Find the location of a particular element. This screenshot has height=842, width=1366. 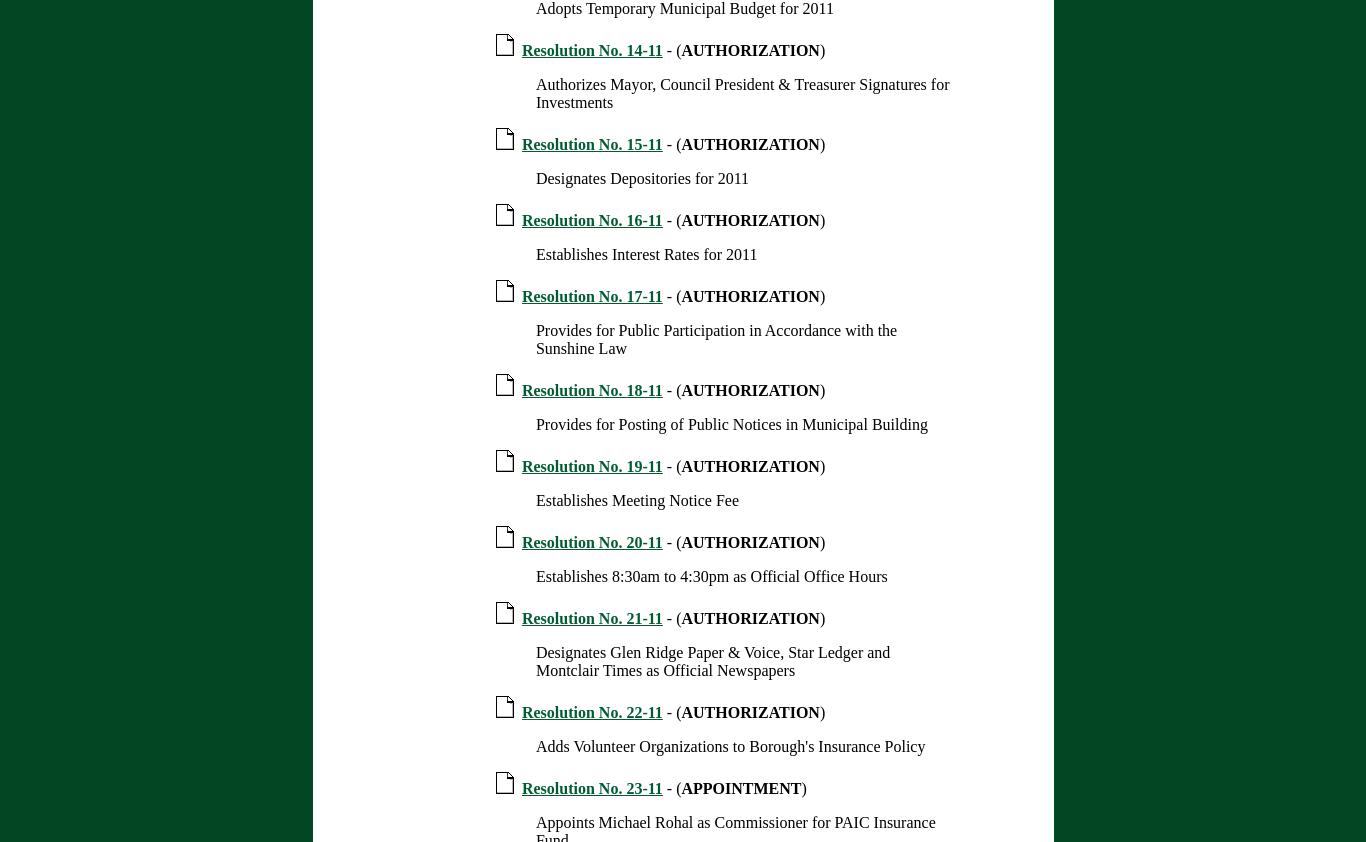

'APPOINTMENT' is located at coordinates (741, 788).